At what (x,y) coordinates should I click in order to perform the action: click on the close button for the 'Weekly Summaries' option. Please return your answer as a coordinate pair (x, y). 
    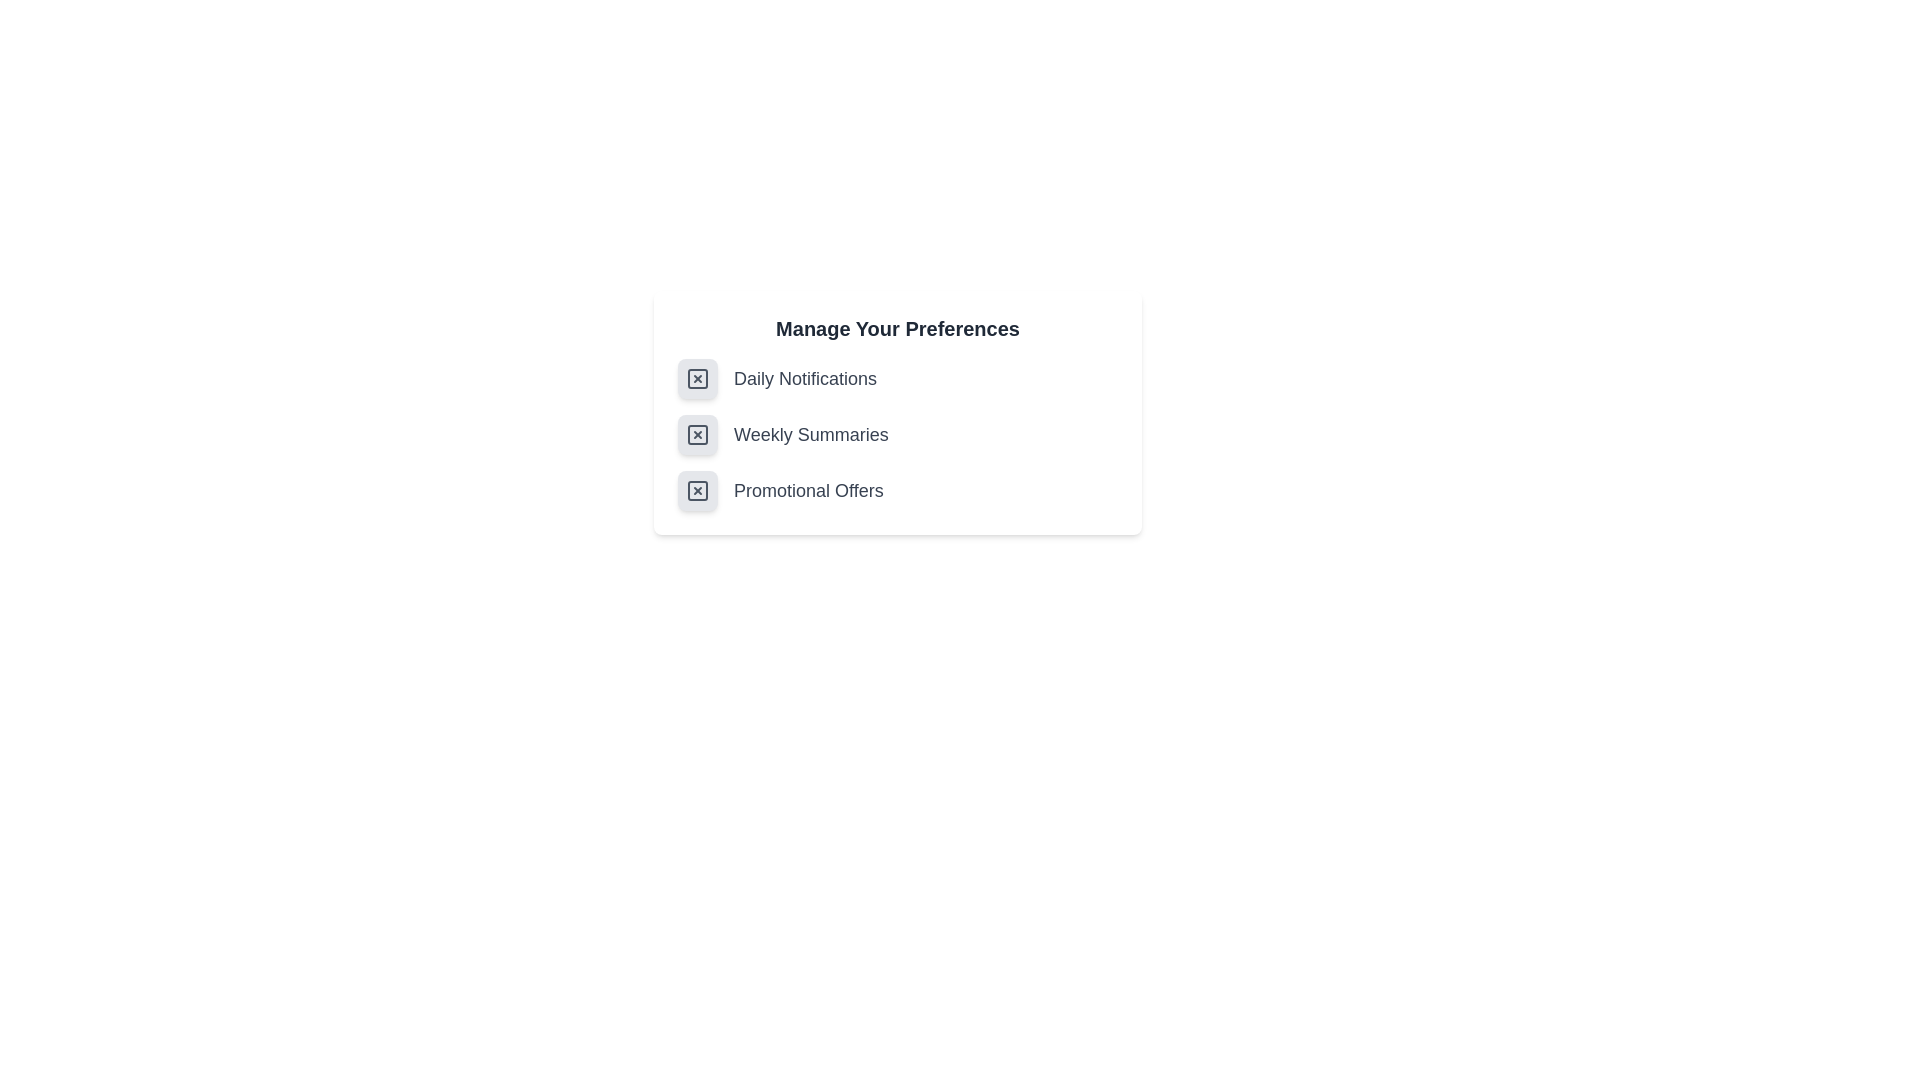
    Looking at the image, I should click on (697, 434).